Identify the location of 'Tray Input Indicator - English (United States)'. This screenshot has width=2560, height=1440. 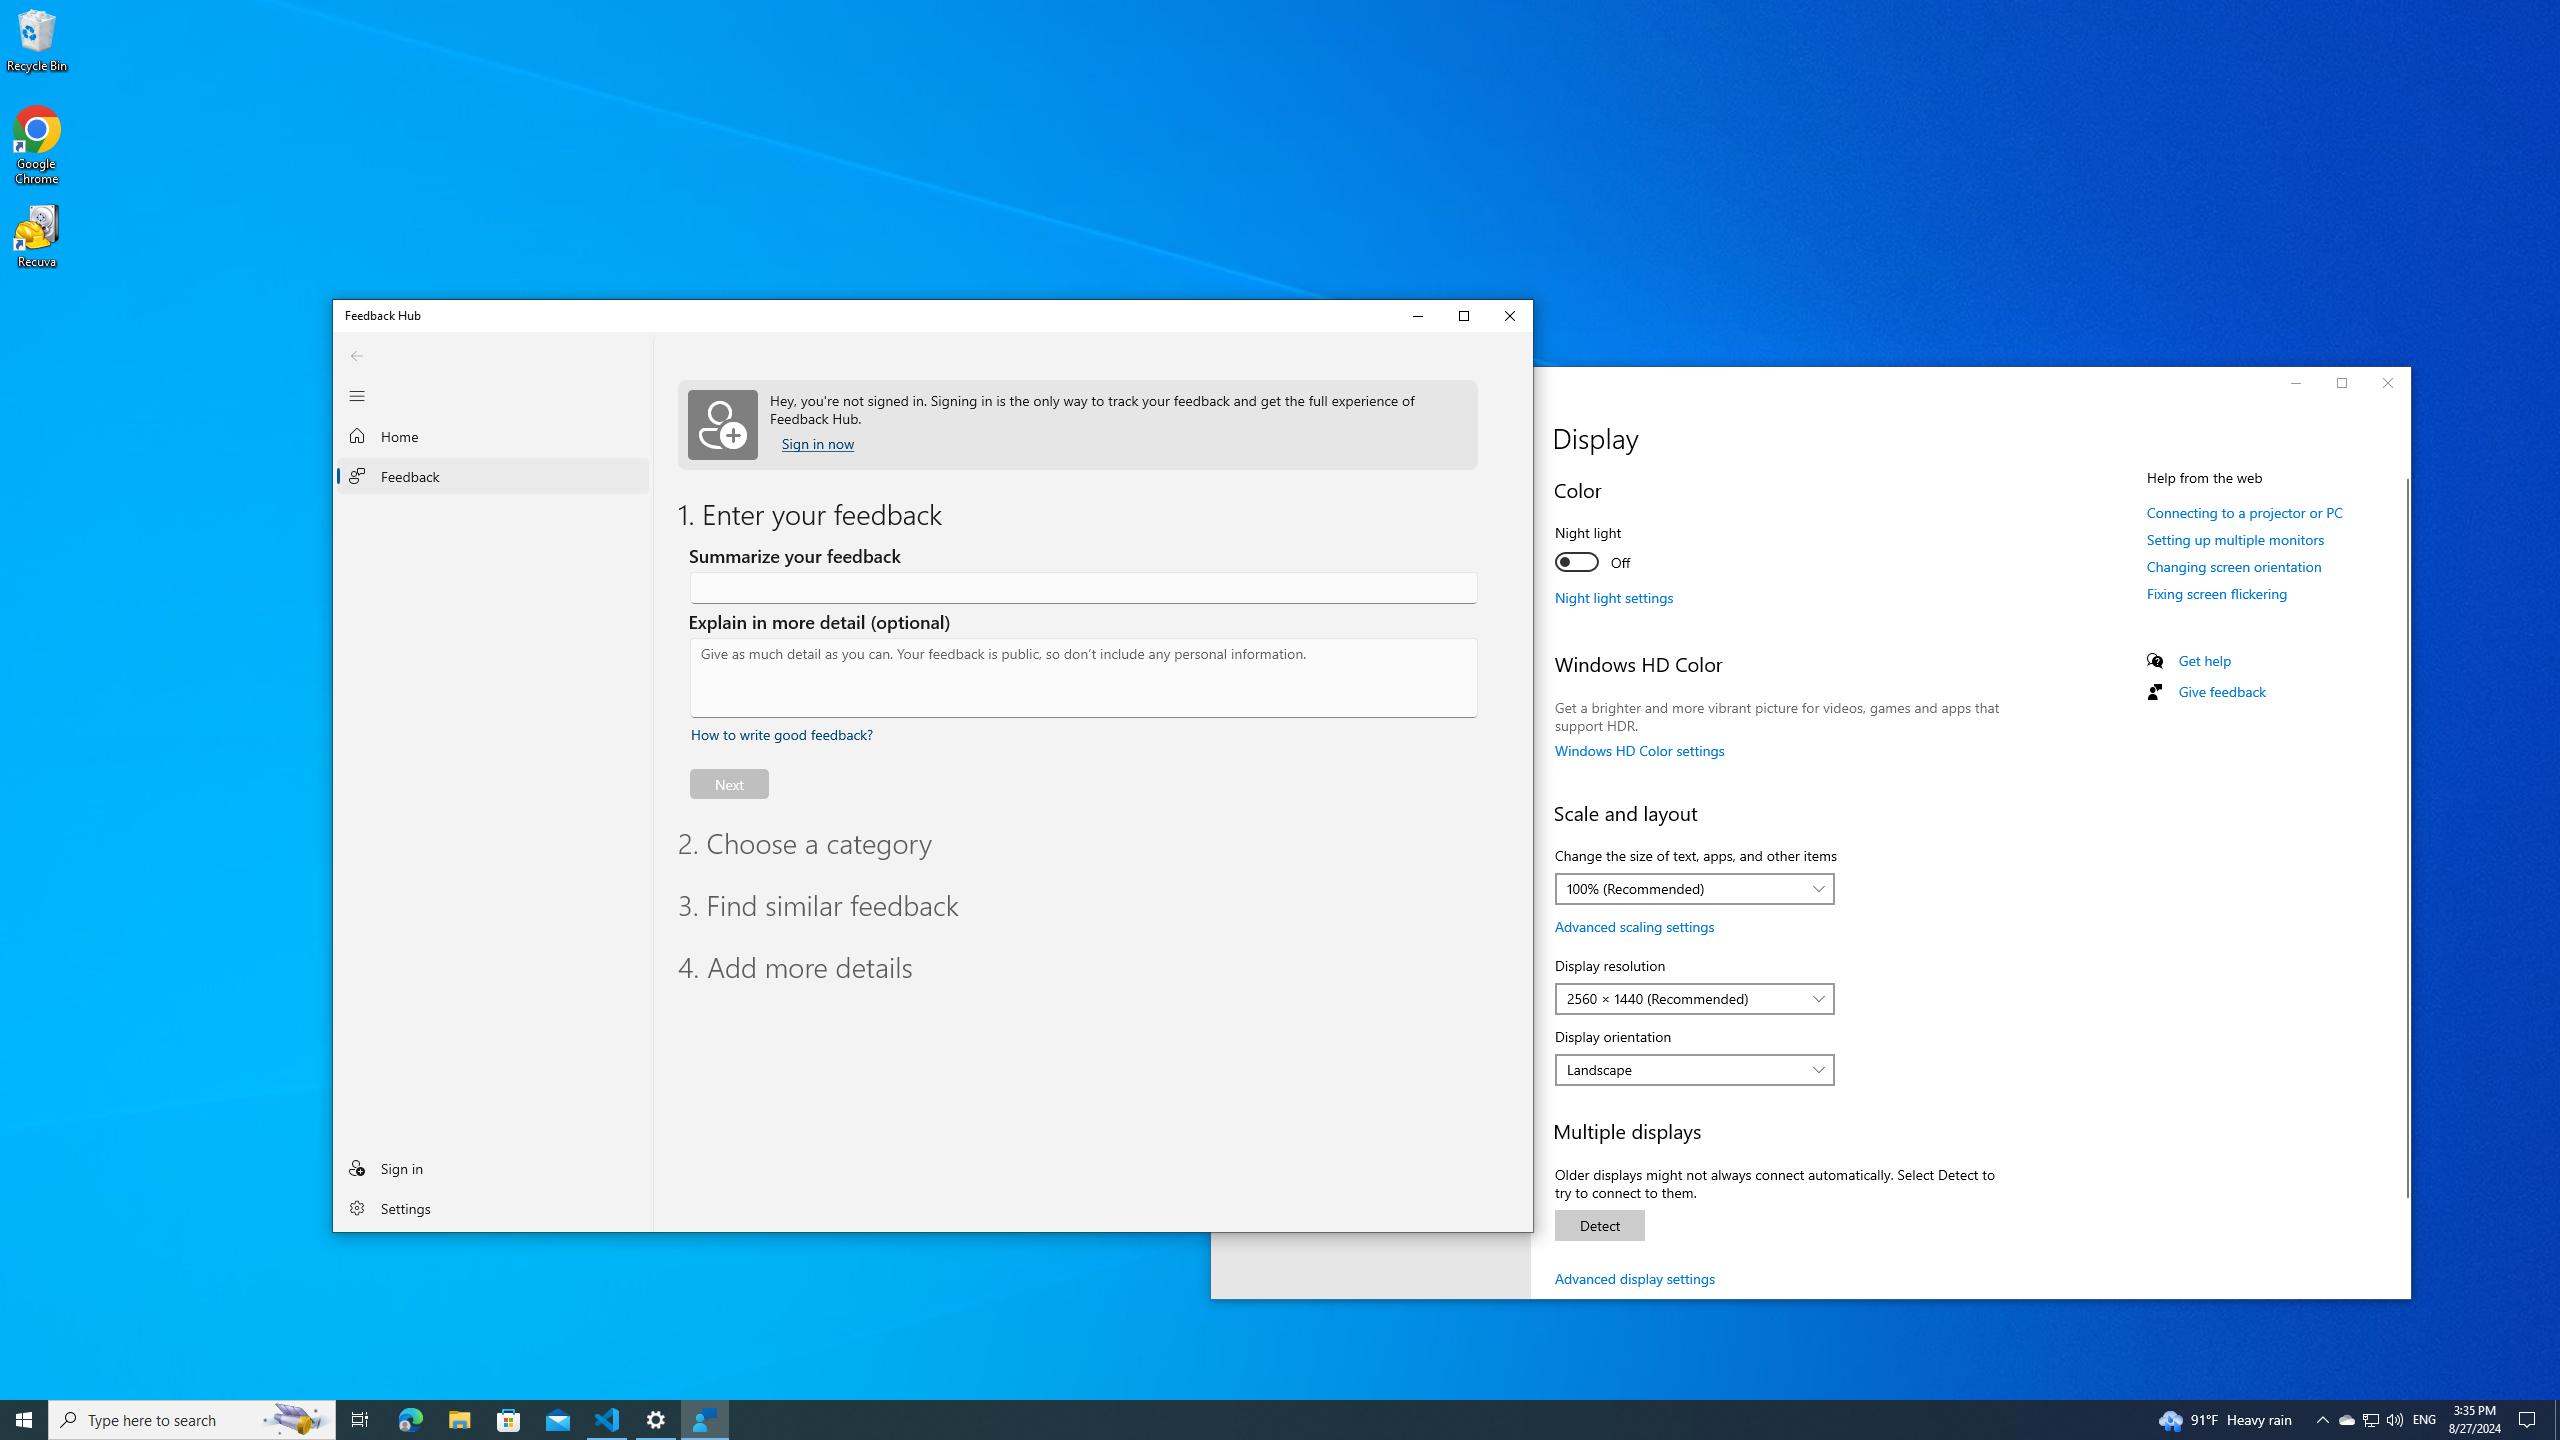
(2369, 1418).